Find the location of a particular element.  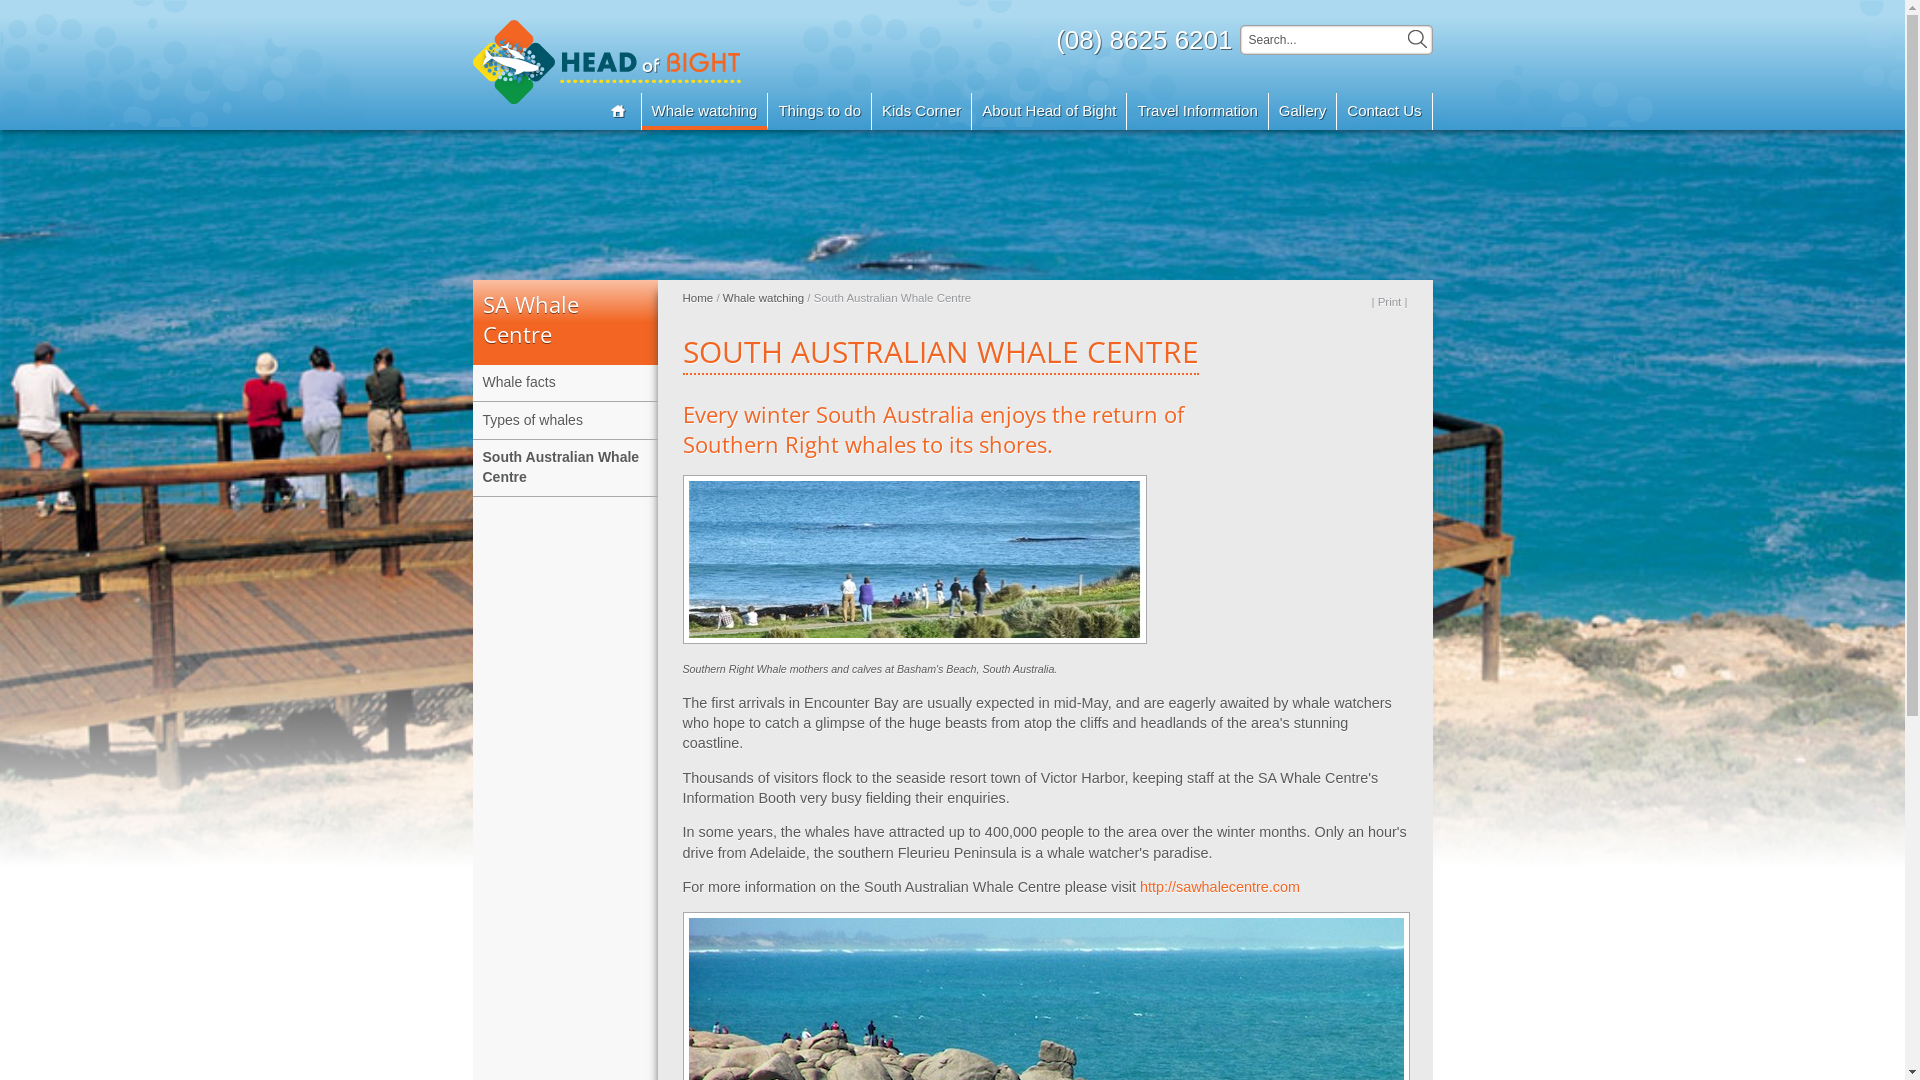

'| Print |' is located at coordinates (1387, 301).